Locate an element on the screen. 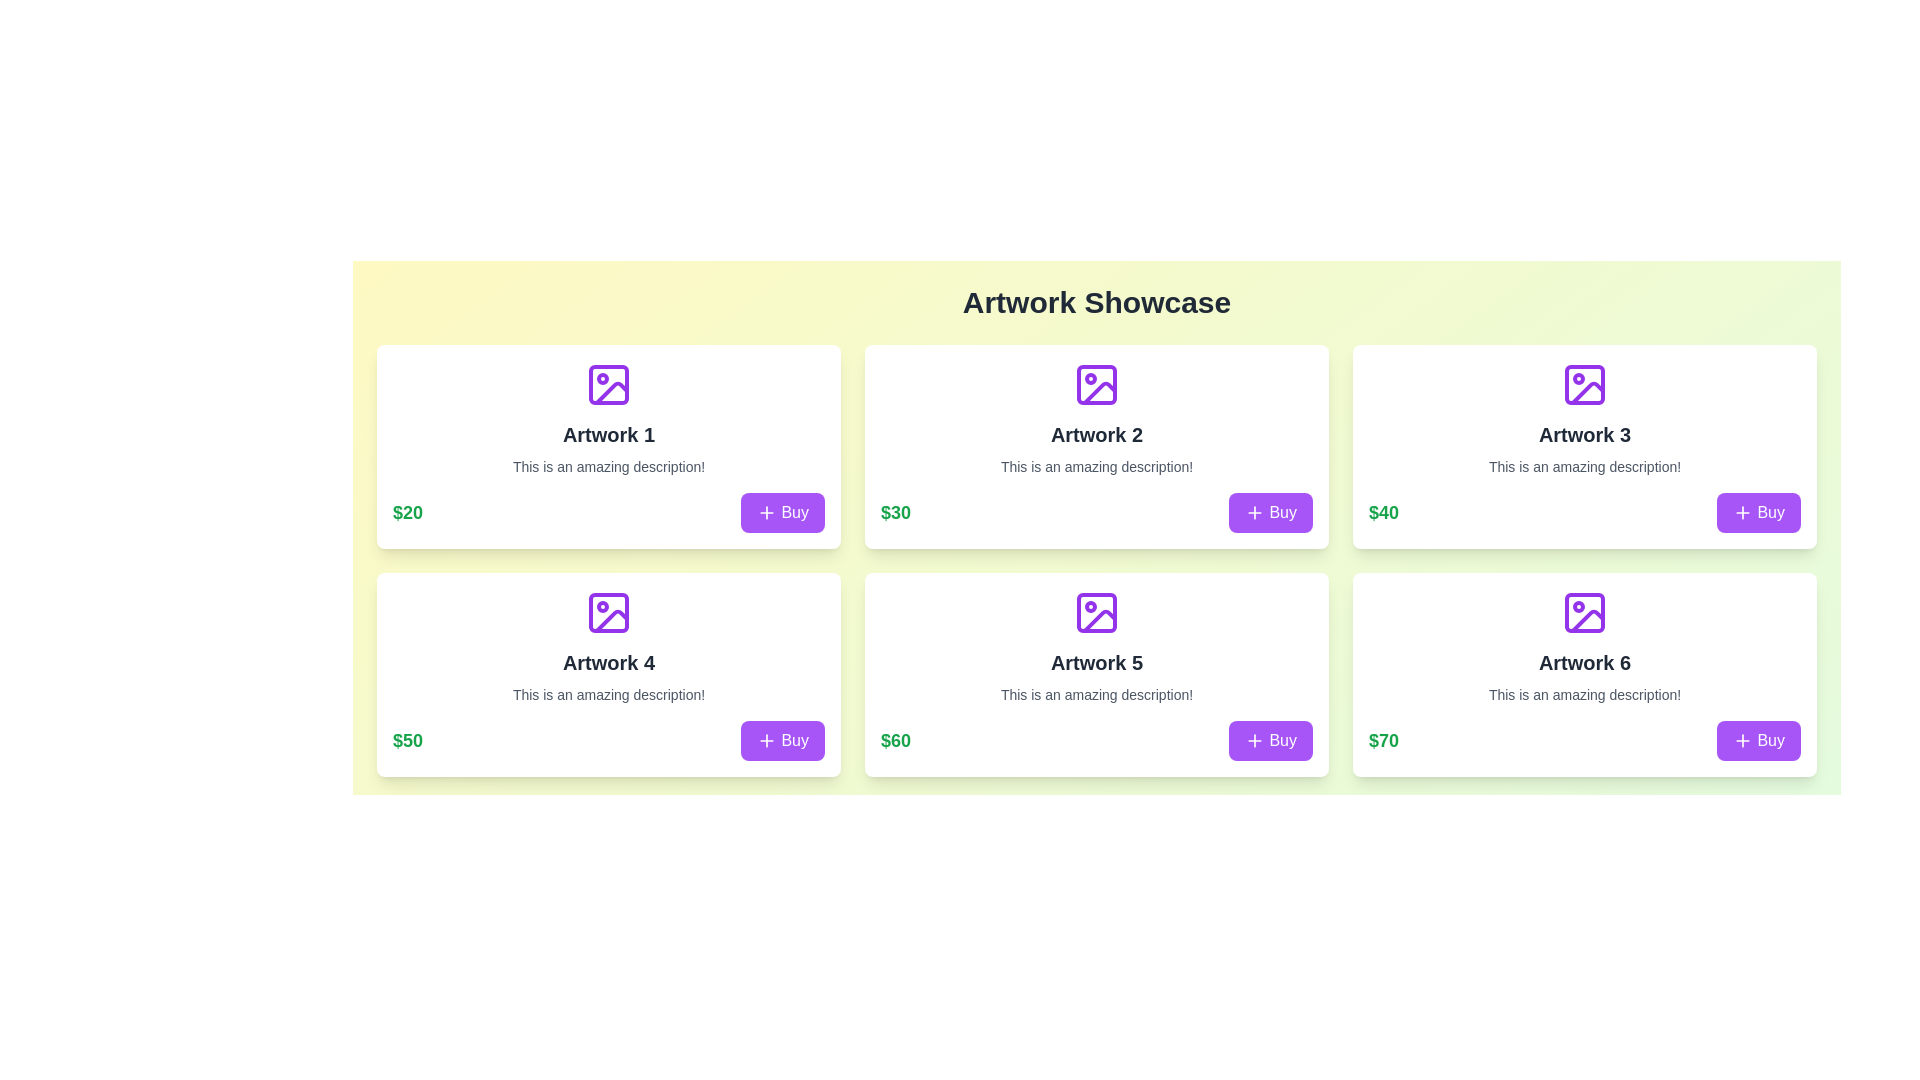 This screenshot has height=1080, width=1920. the purchase button located at the bottom right side of the card showcasing 'Artwork 6' is located at coordinates (1758, 740).